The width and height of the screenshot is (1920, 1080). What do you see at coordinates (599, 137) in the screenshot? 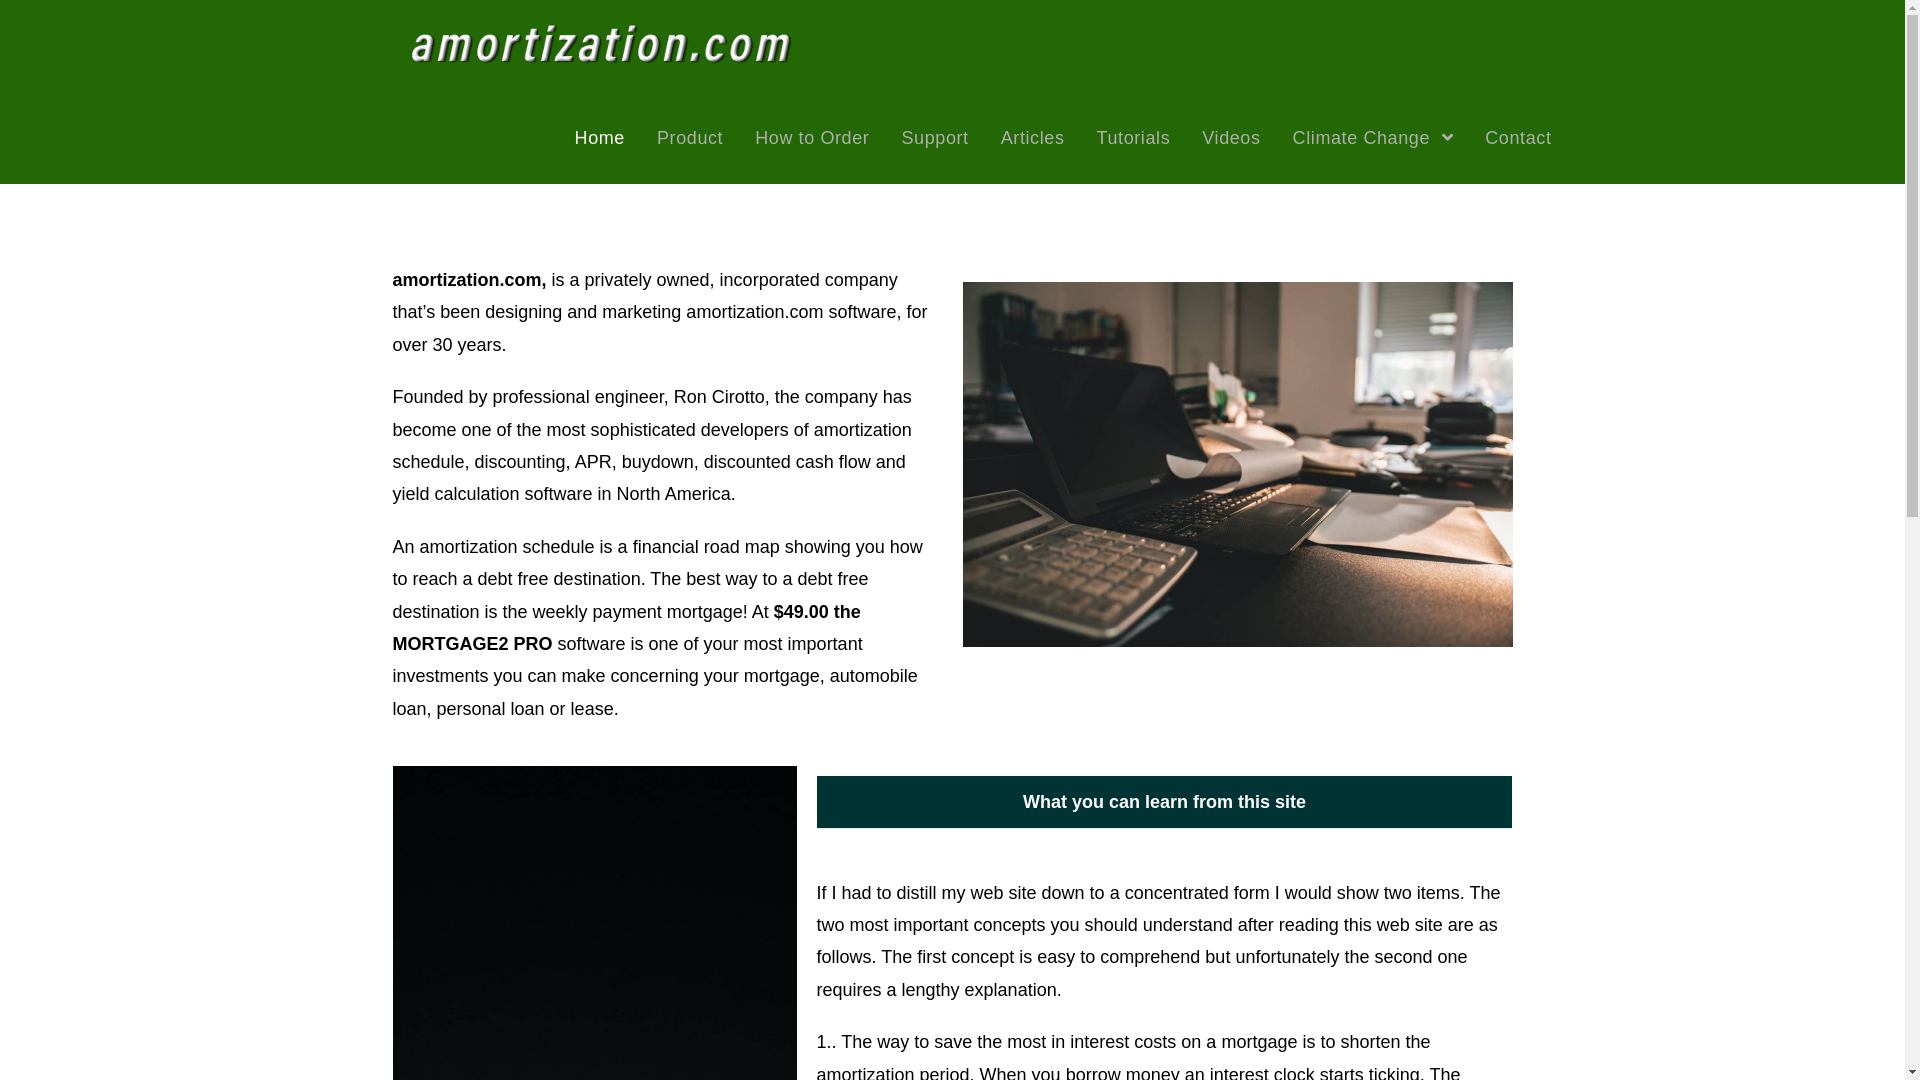
I see `'Home'` at bounding box center [599, 137].